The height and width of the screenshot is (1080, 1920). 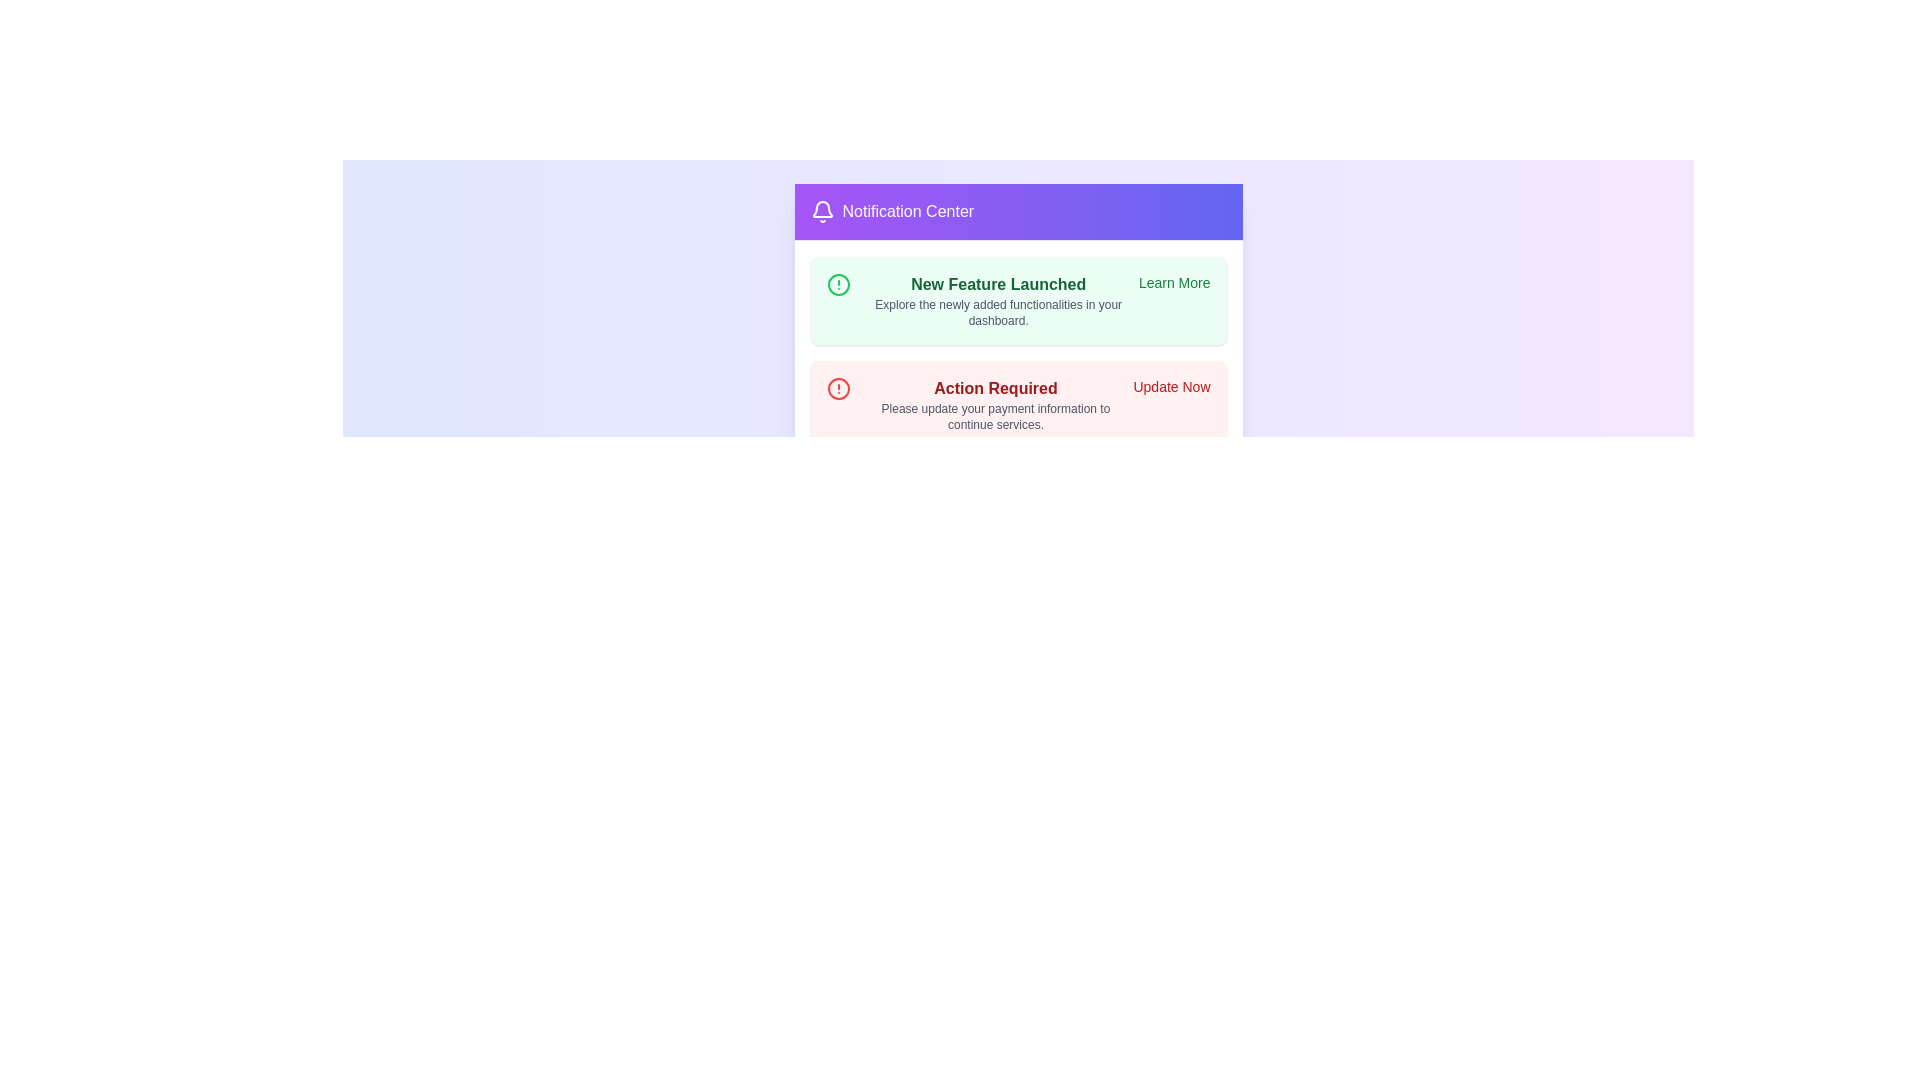 What do you see at coordinates (838, 285) in the screenshot?
I see `the notification icon located in the top notification box with a green background, next to the title 'New Feature Launched'` at bounding box center [838, 285].